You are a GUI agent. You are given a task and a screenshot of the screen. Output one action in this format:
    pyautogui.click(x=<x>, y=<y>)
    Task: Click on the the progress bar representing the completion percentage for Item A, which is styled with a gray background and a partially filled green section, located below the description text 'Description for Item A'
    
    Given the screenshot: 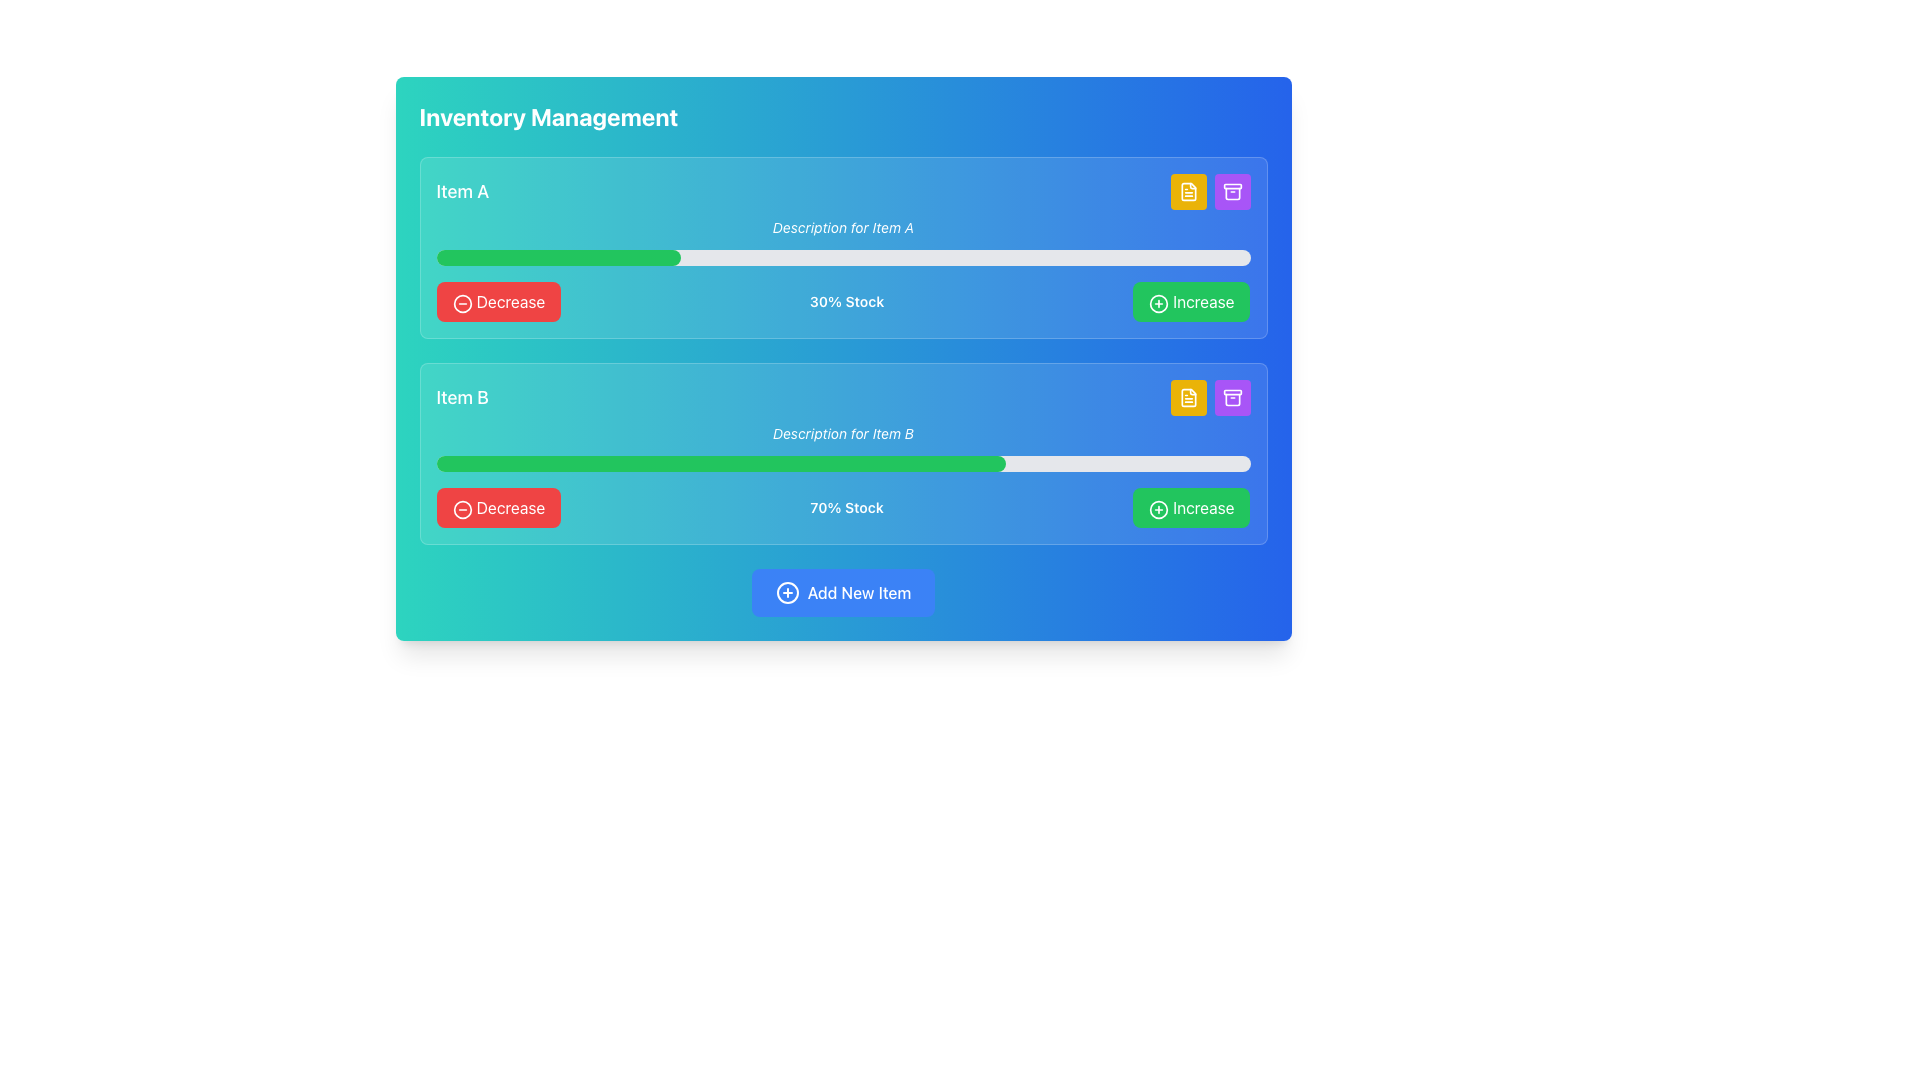 What is the action you would take?
    pyautogui.click(x=843, y=257)
    